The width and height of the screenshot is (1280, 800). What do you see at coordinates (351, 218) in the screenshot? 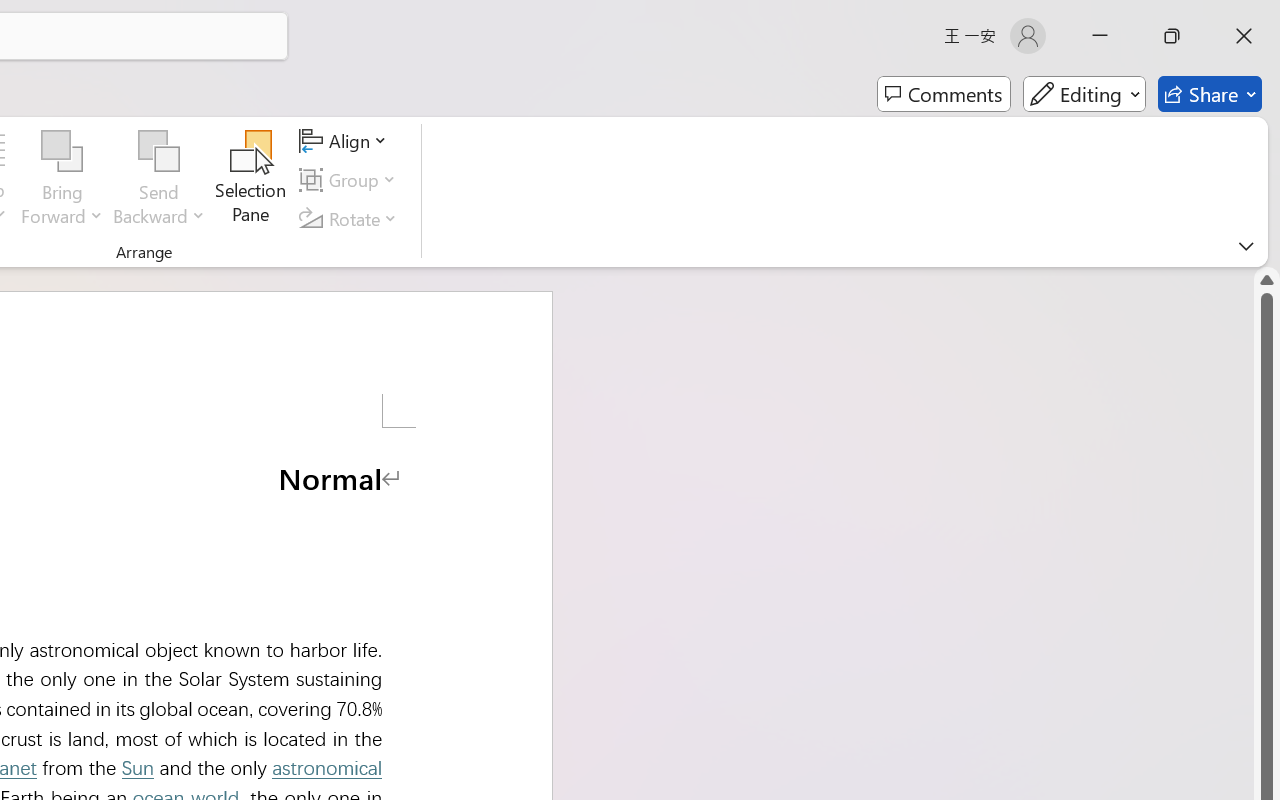
I see `'Rotate'` at bounding box center [351, 218].